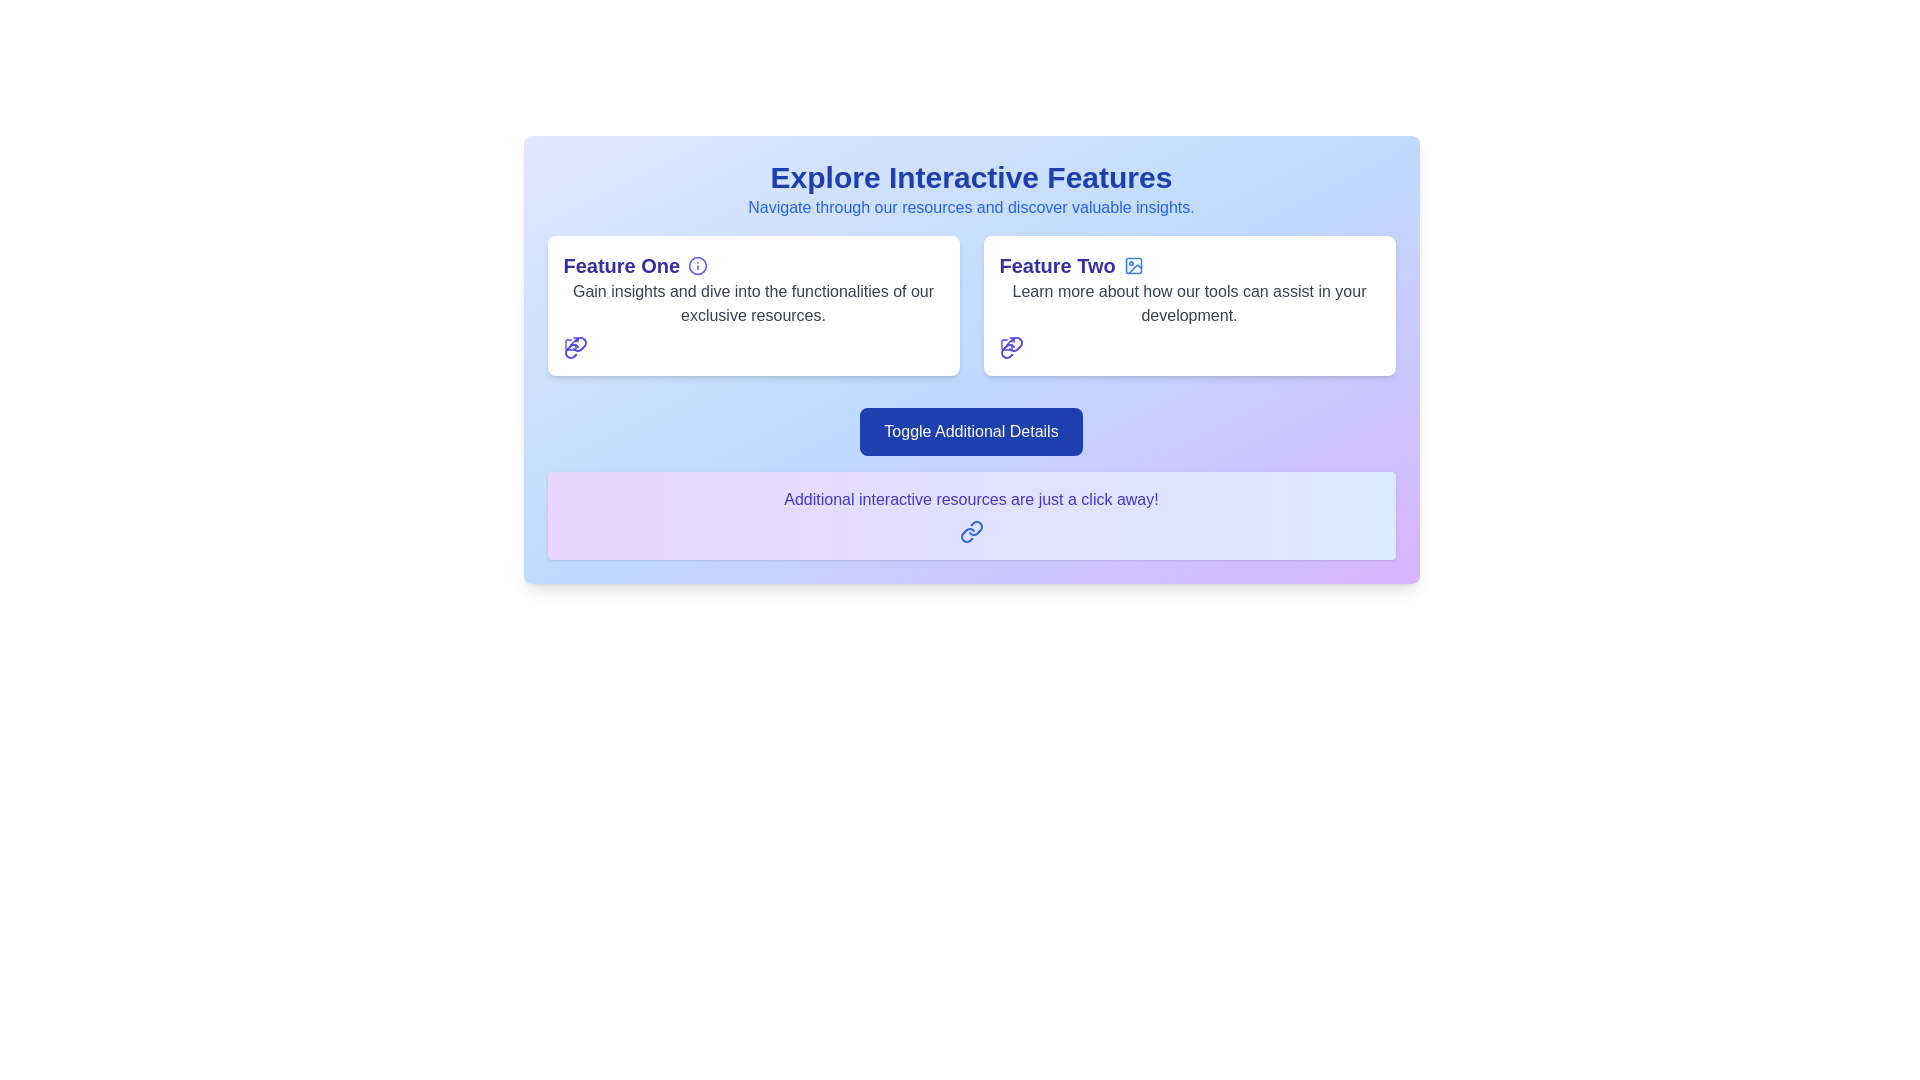 This screenshot has height=1080, width=1920. Describe the element at coordinates (570, 342) in the screenshot. I see `the External Link icon located at the bottom left of the 'Feature One' card` at that location.